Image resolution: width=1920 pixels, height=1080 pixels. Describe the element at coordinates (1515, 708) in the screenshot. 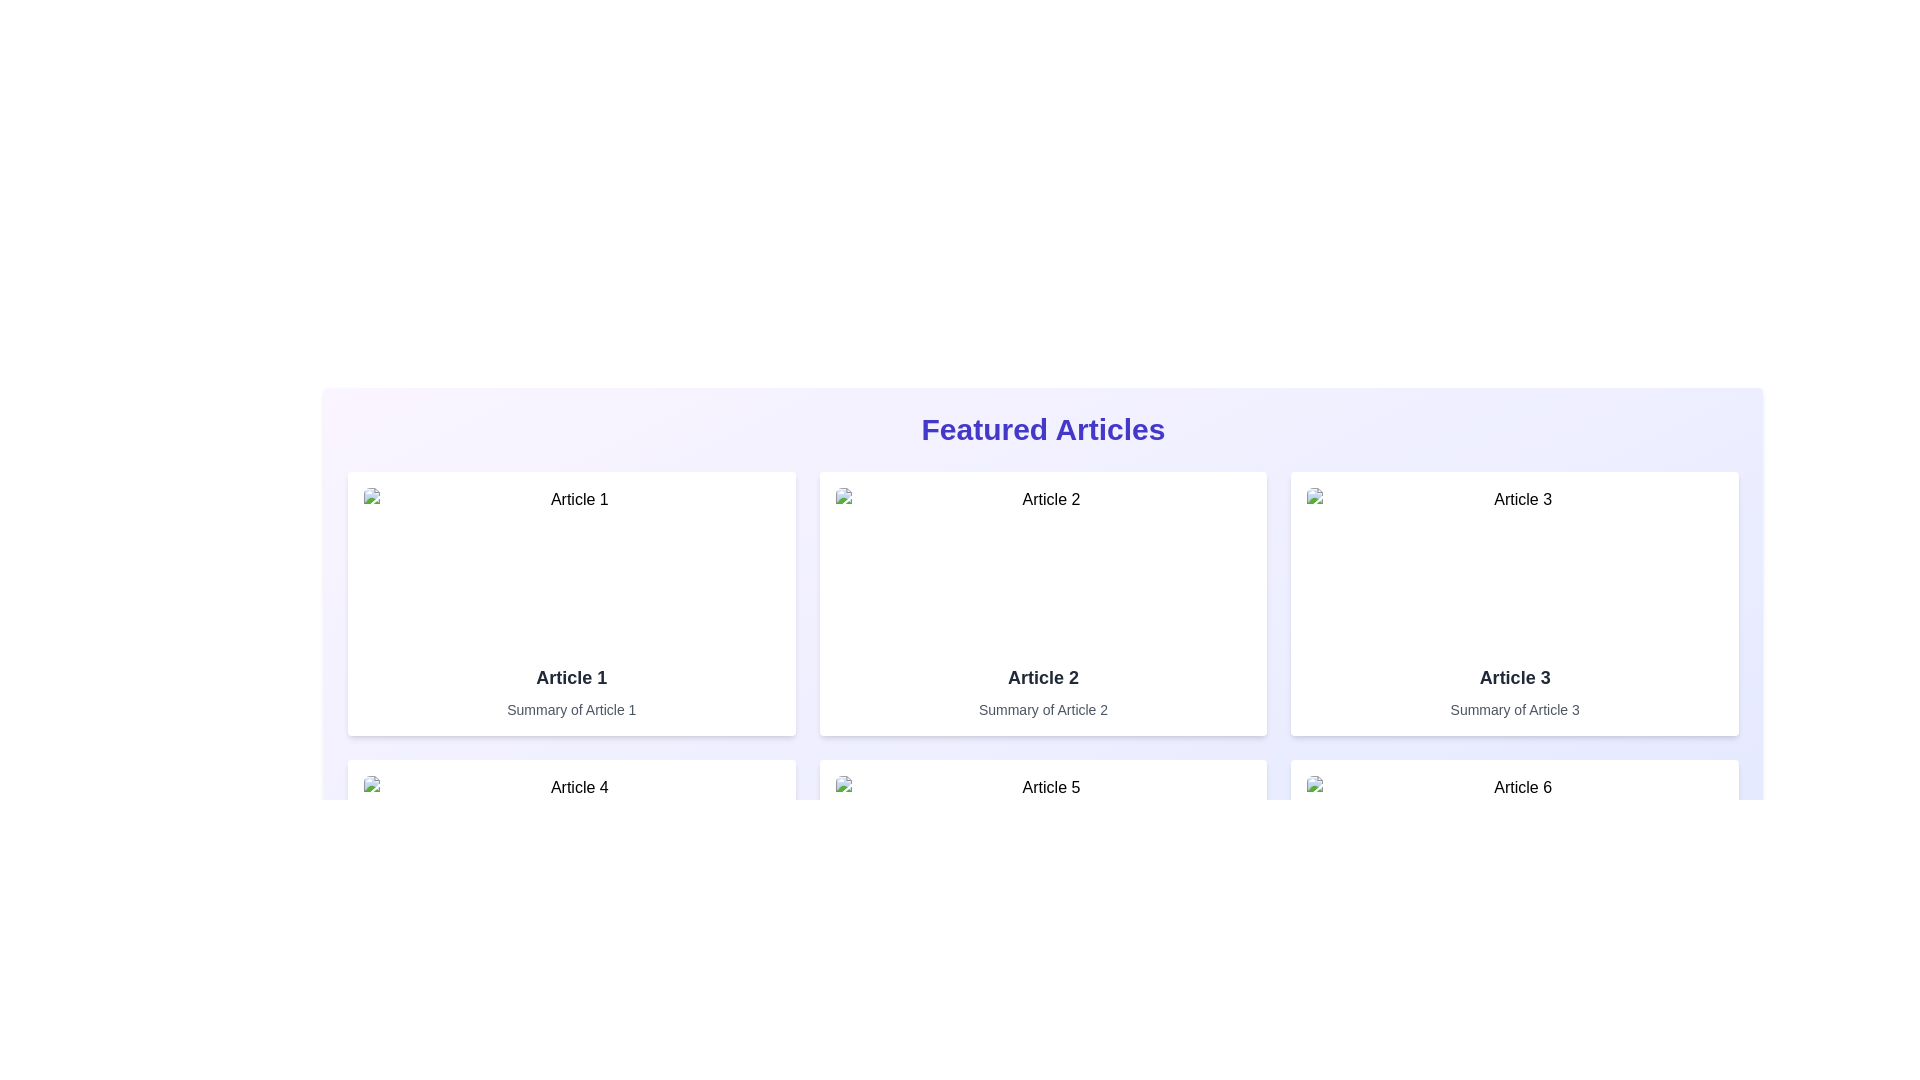

I see `text content of the Text Label that displays 'Summary of Article 3', which is styled in a small gray font and located under the title 'Article 3'` at that location.